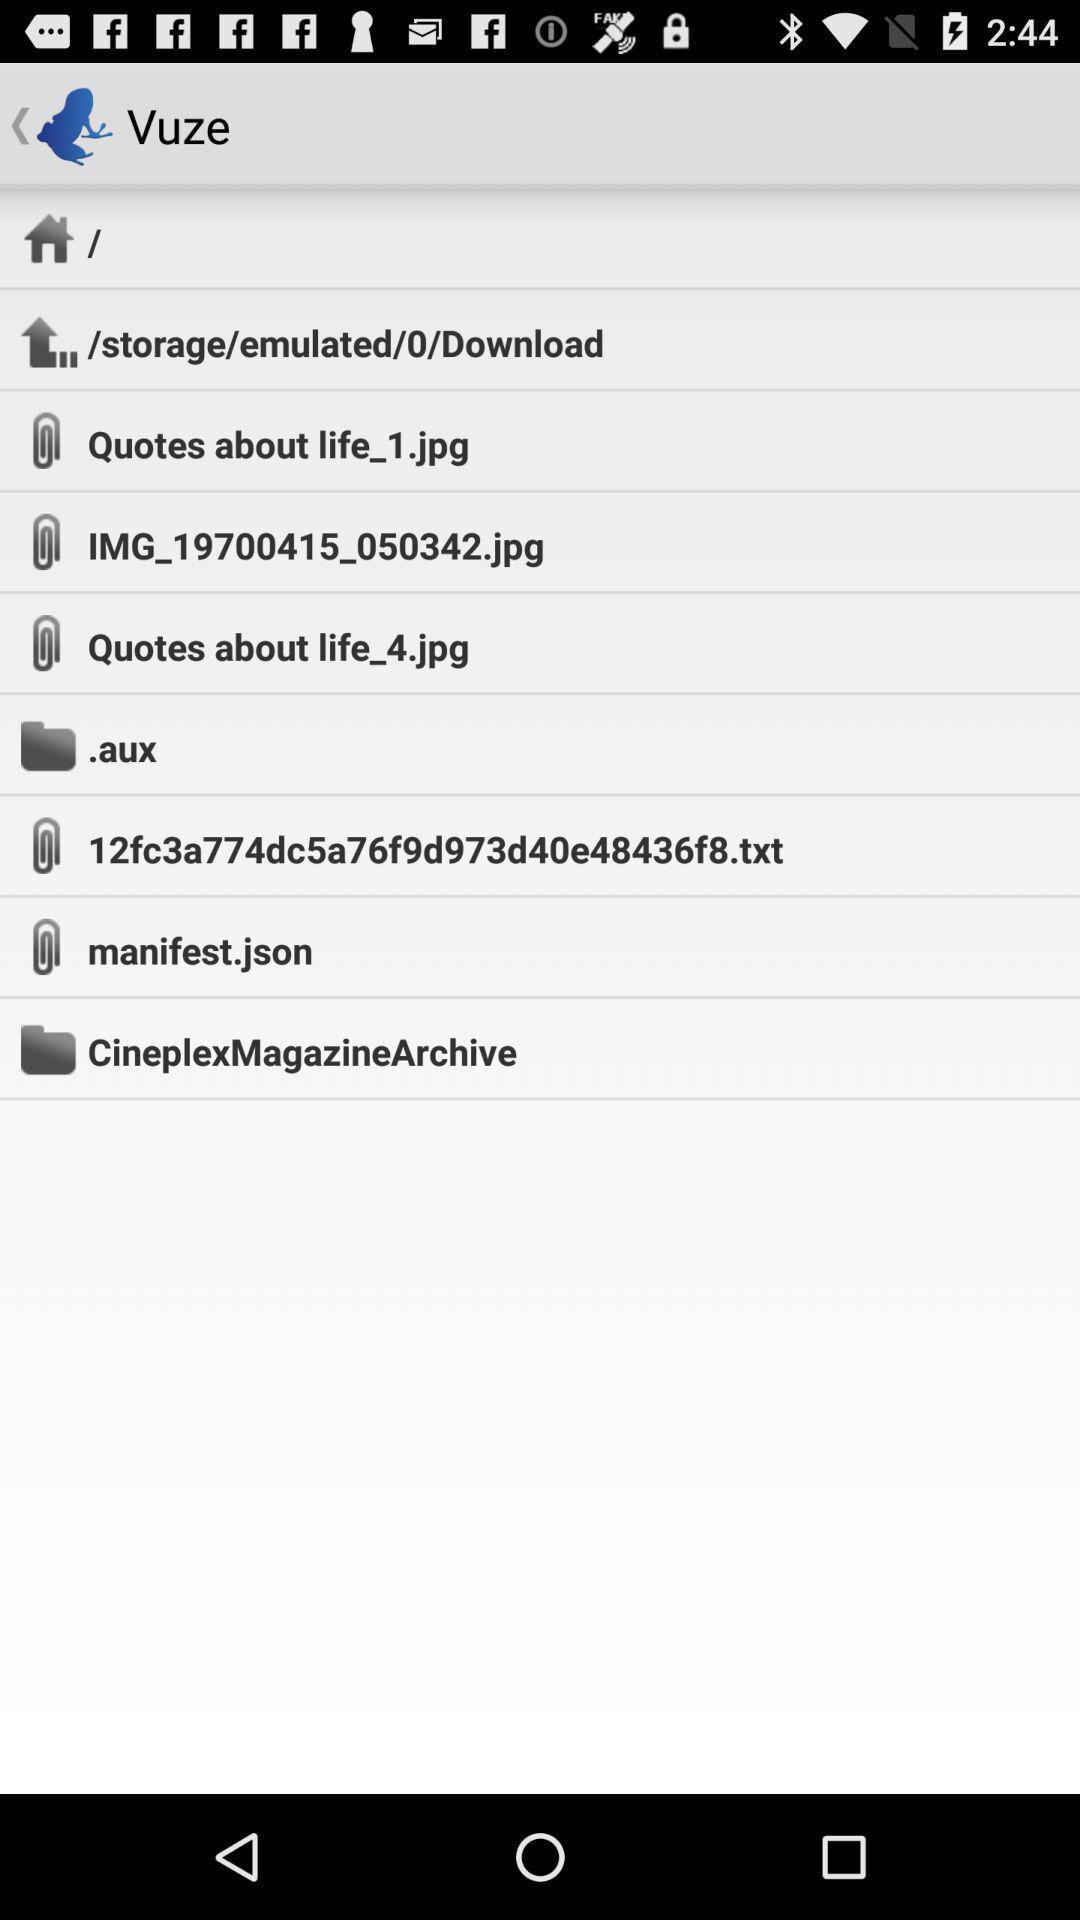 Image resolution: width=1080 pixels, height=1920 pixels. I want to click on the .aux, so click(122, 746).